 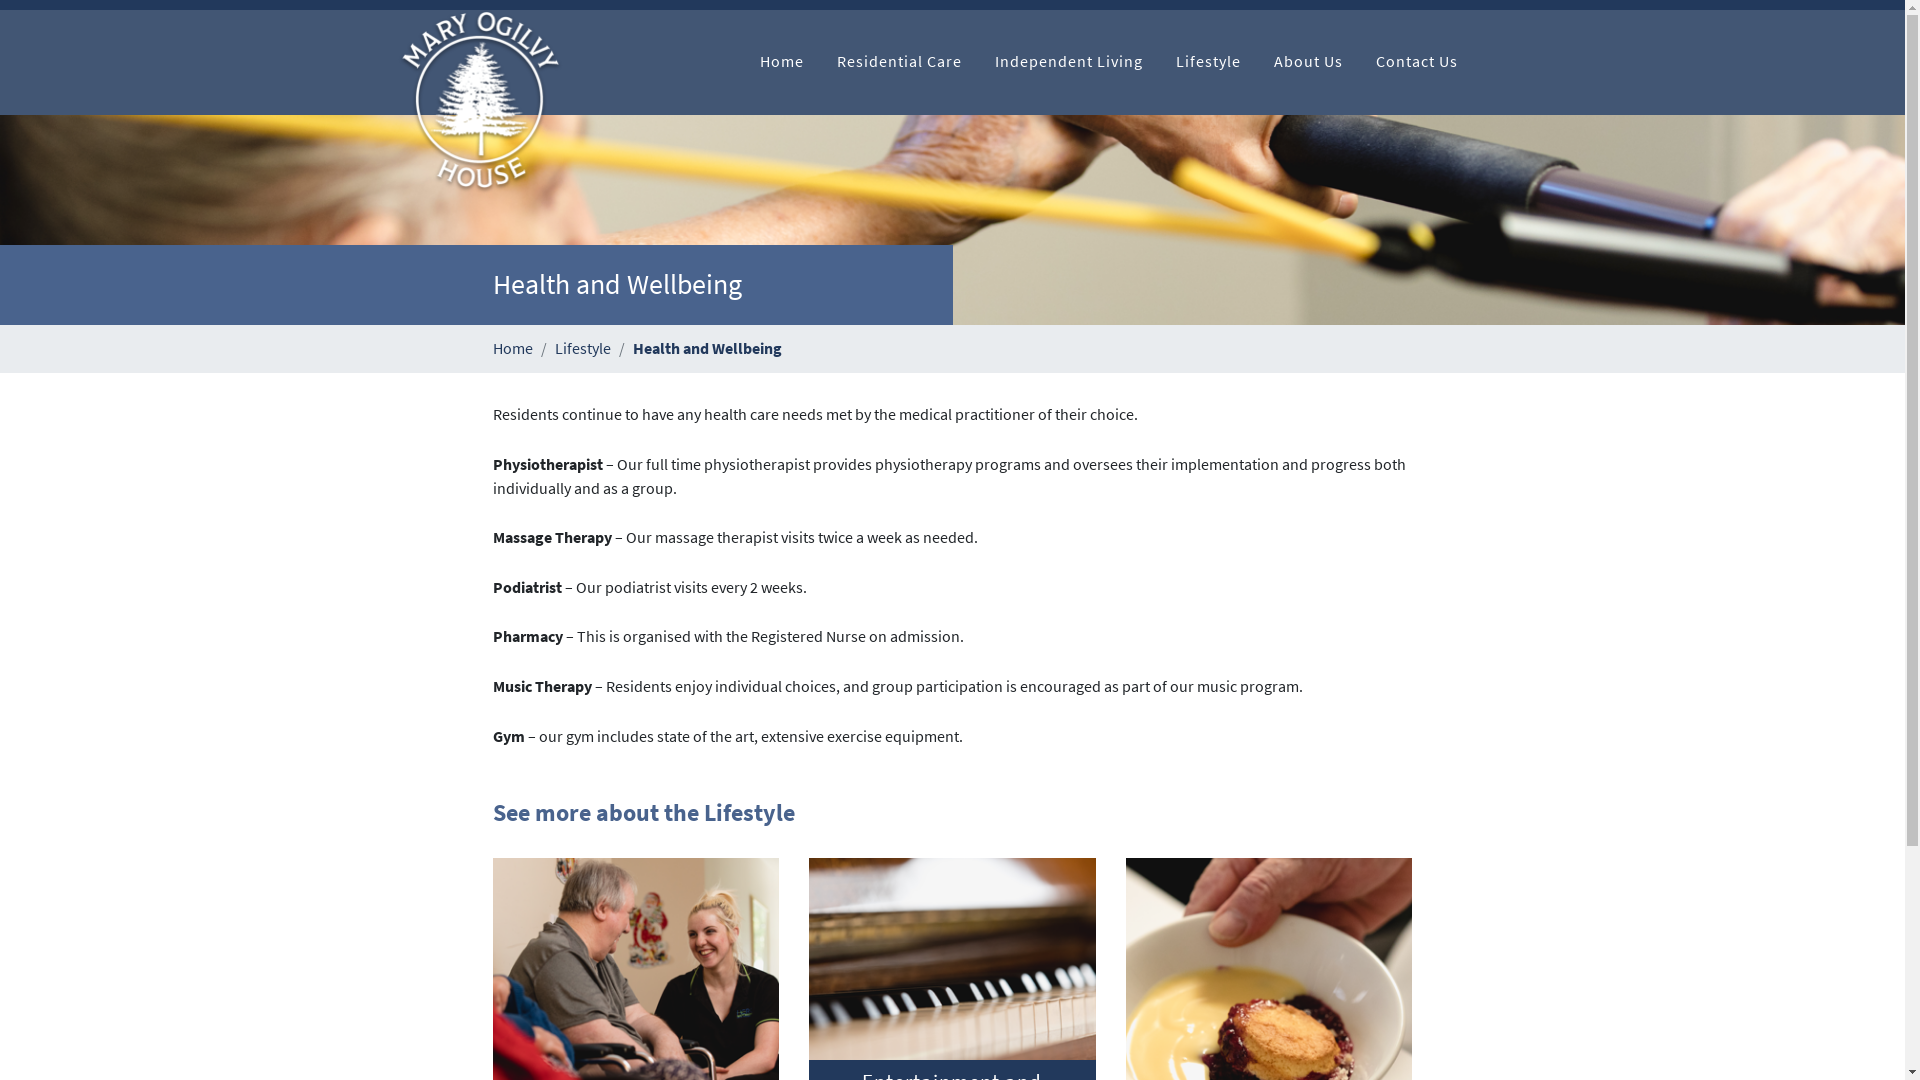 What do you see at coordinates (898, 60) in the screenshot?
I see `'Residential Care'` at bounding box center [898, 60].